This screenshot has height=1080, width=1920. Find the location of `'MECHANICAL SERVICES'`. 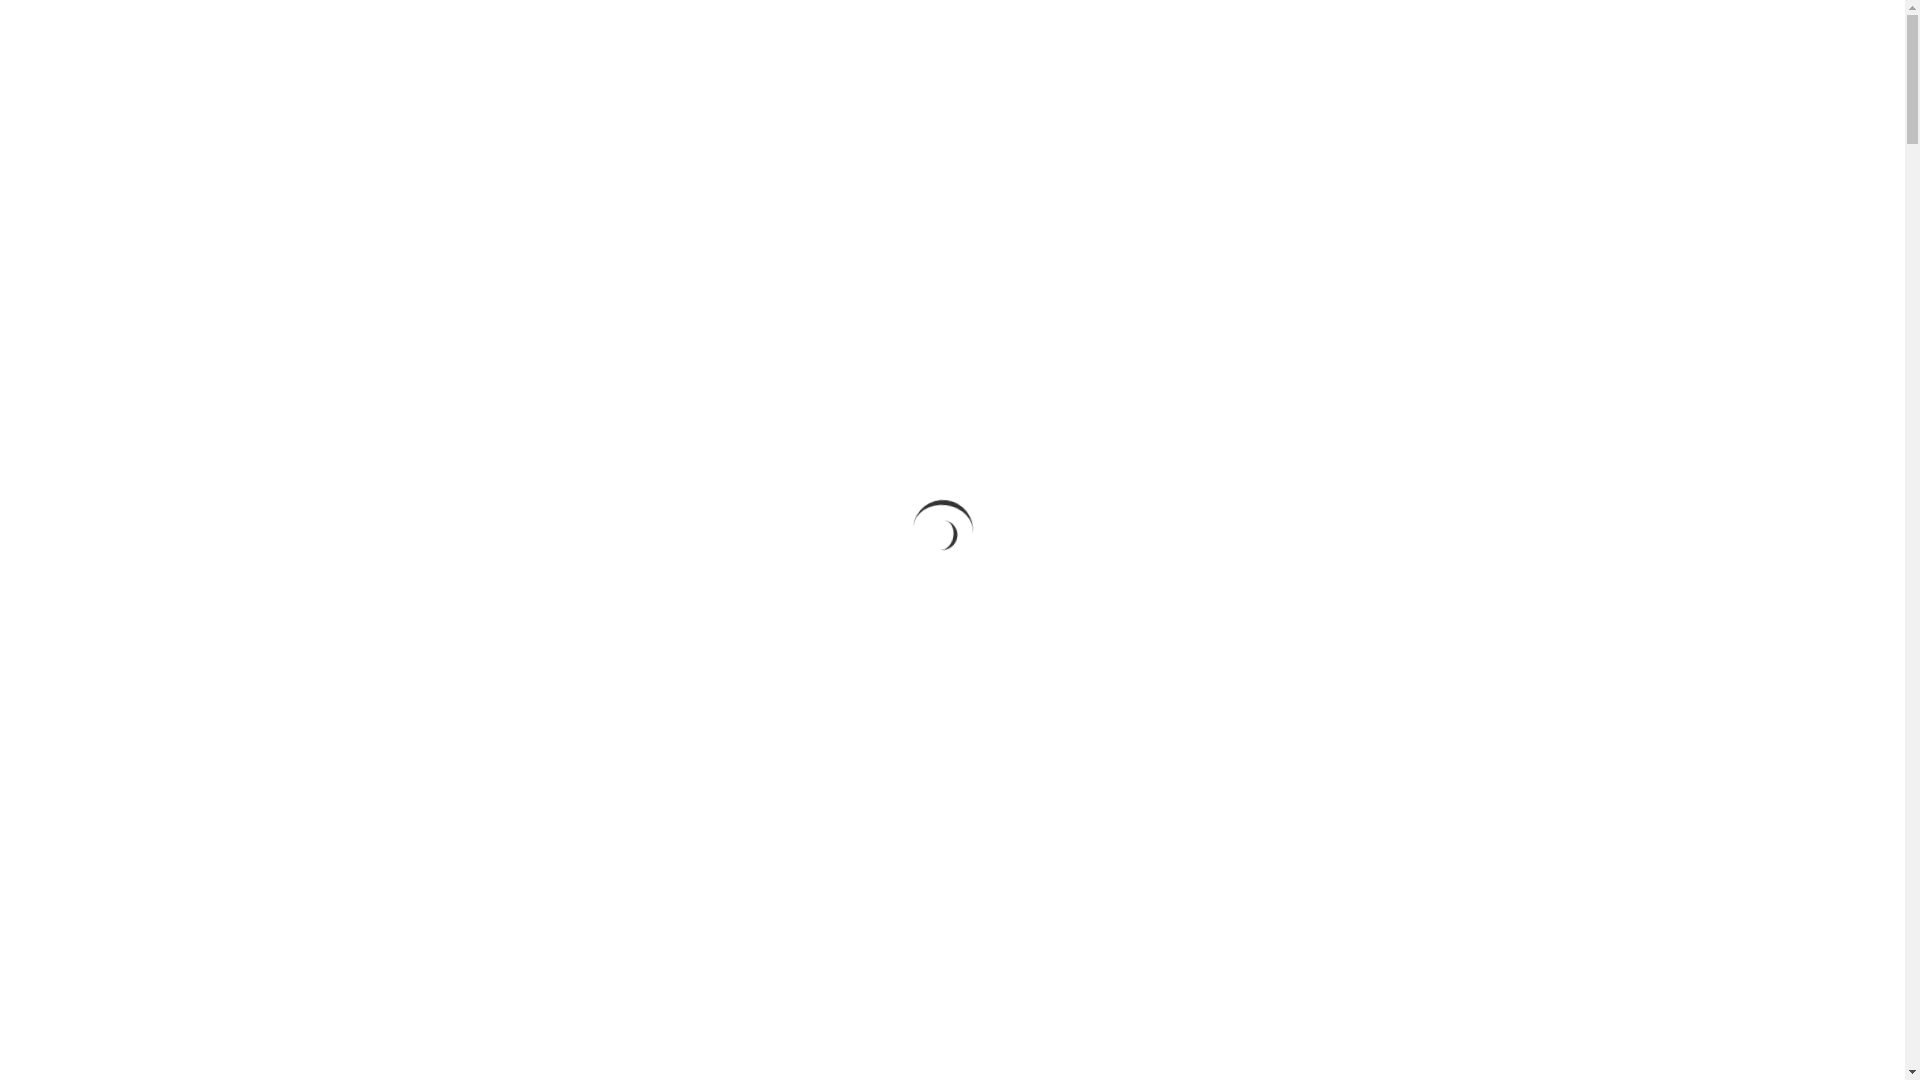

'MECHANICAL SERVICES' is located at coordinates (961, 37).